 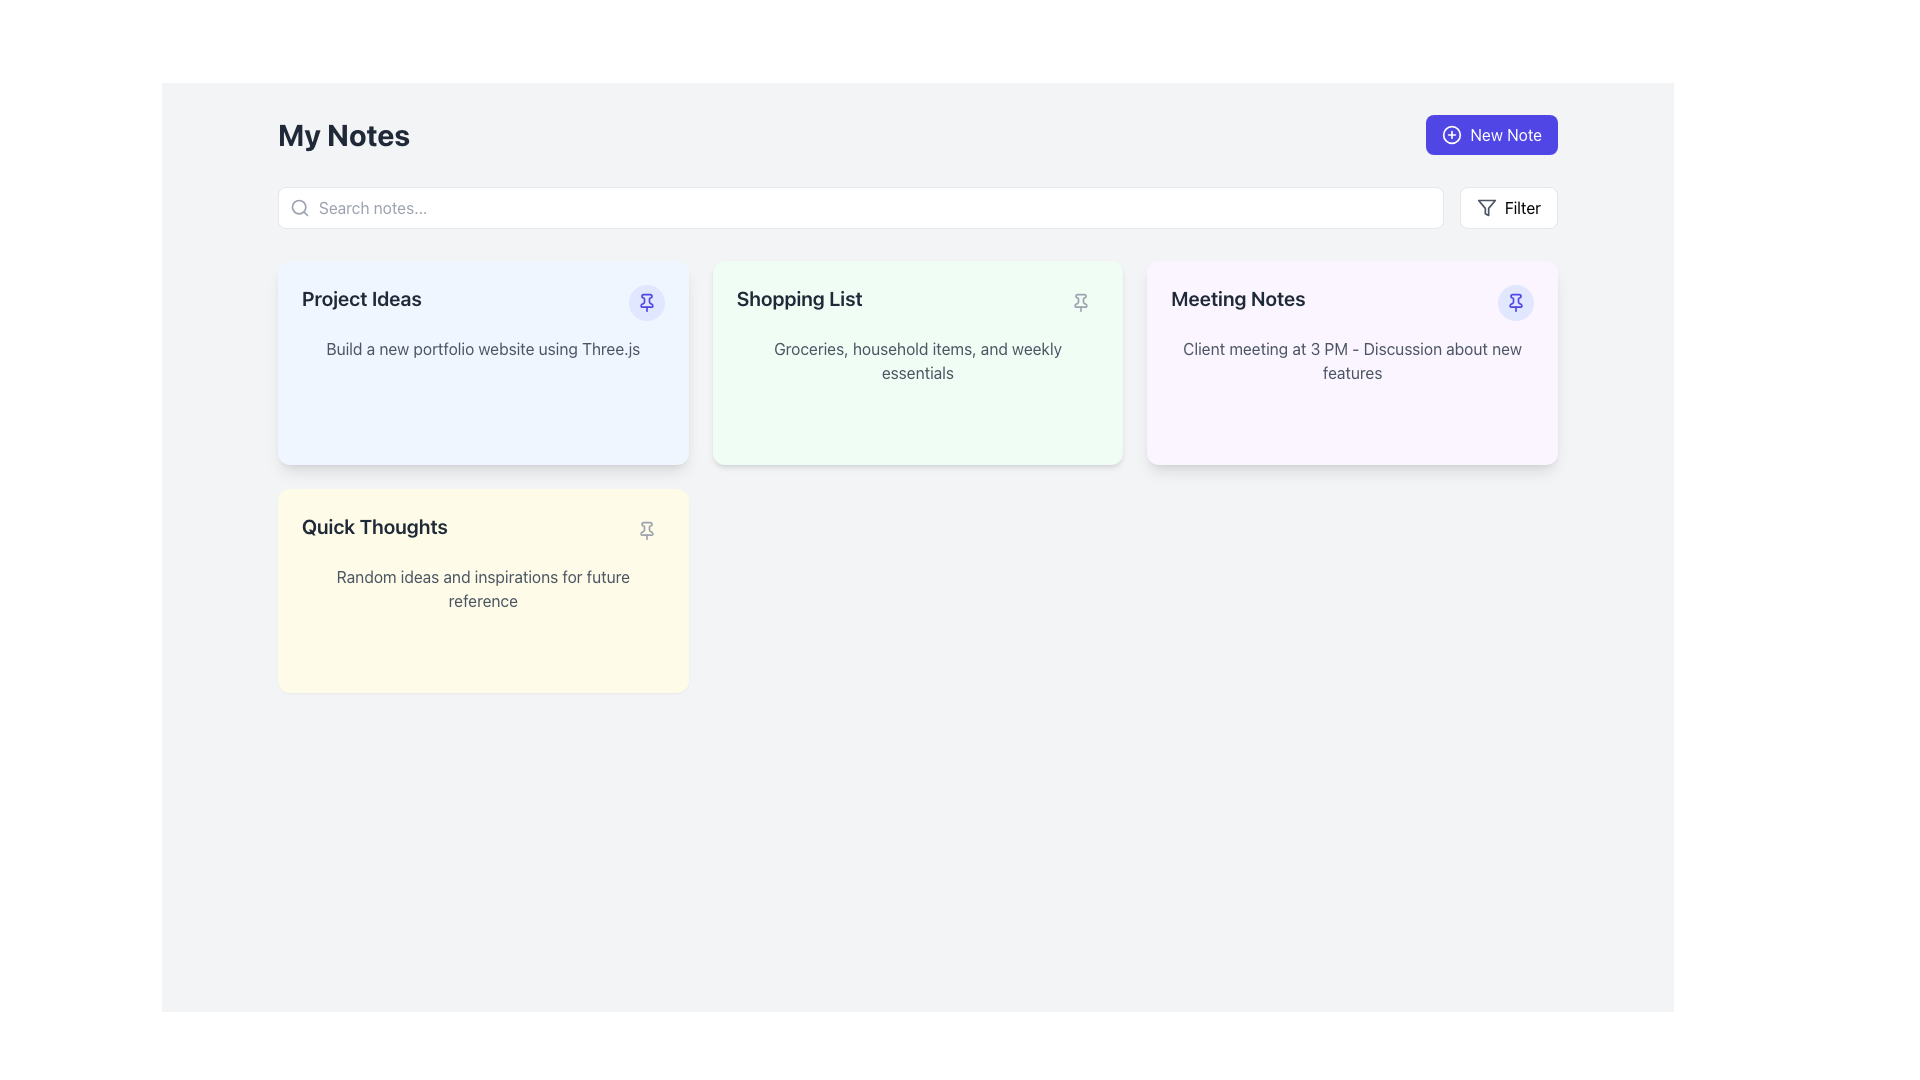 What do you see at coordinates (1042, 423) in the screenshot?
I see `the small circular button located in the bottom-right corner of the 'Shopping List' card to observe its style changes` at bounding box center [1042, 423].